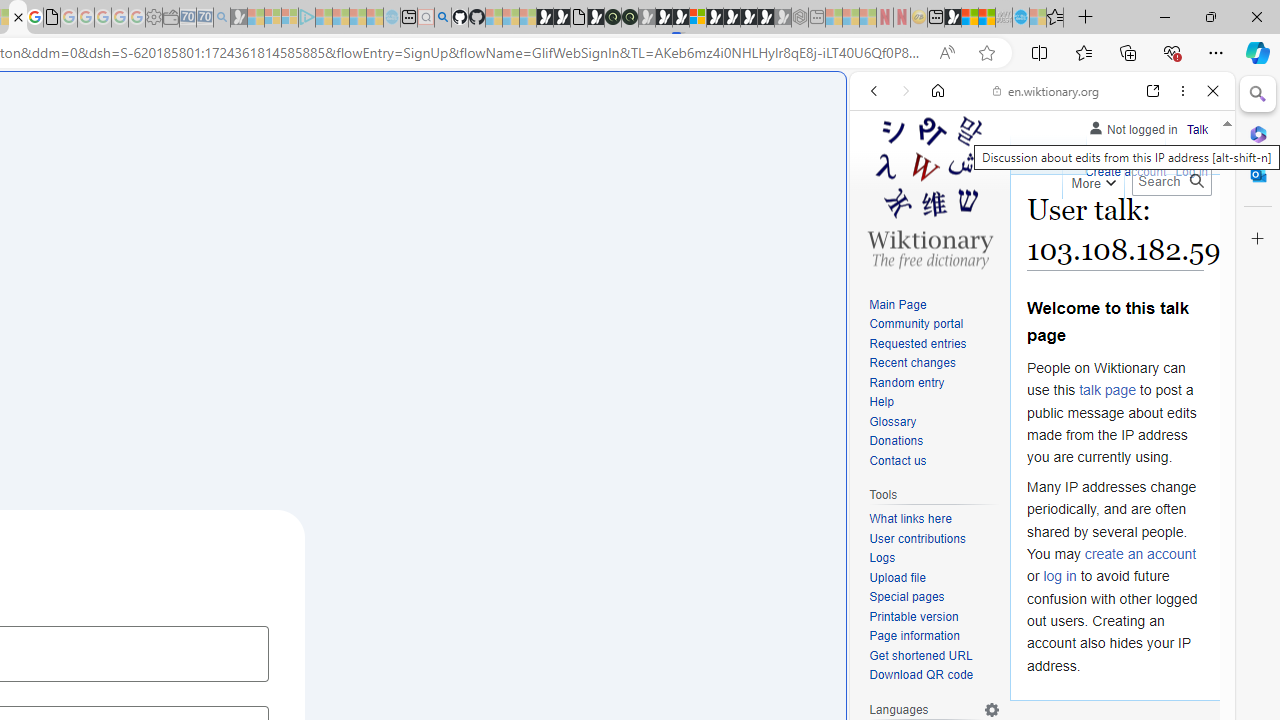 This screenshot has height=720, width=1280. I want to click on 'Not logged in', so click(1132, 126).